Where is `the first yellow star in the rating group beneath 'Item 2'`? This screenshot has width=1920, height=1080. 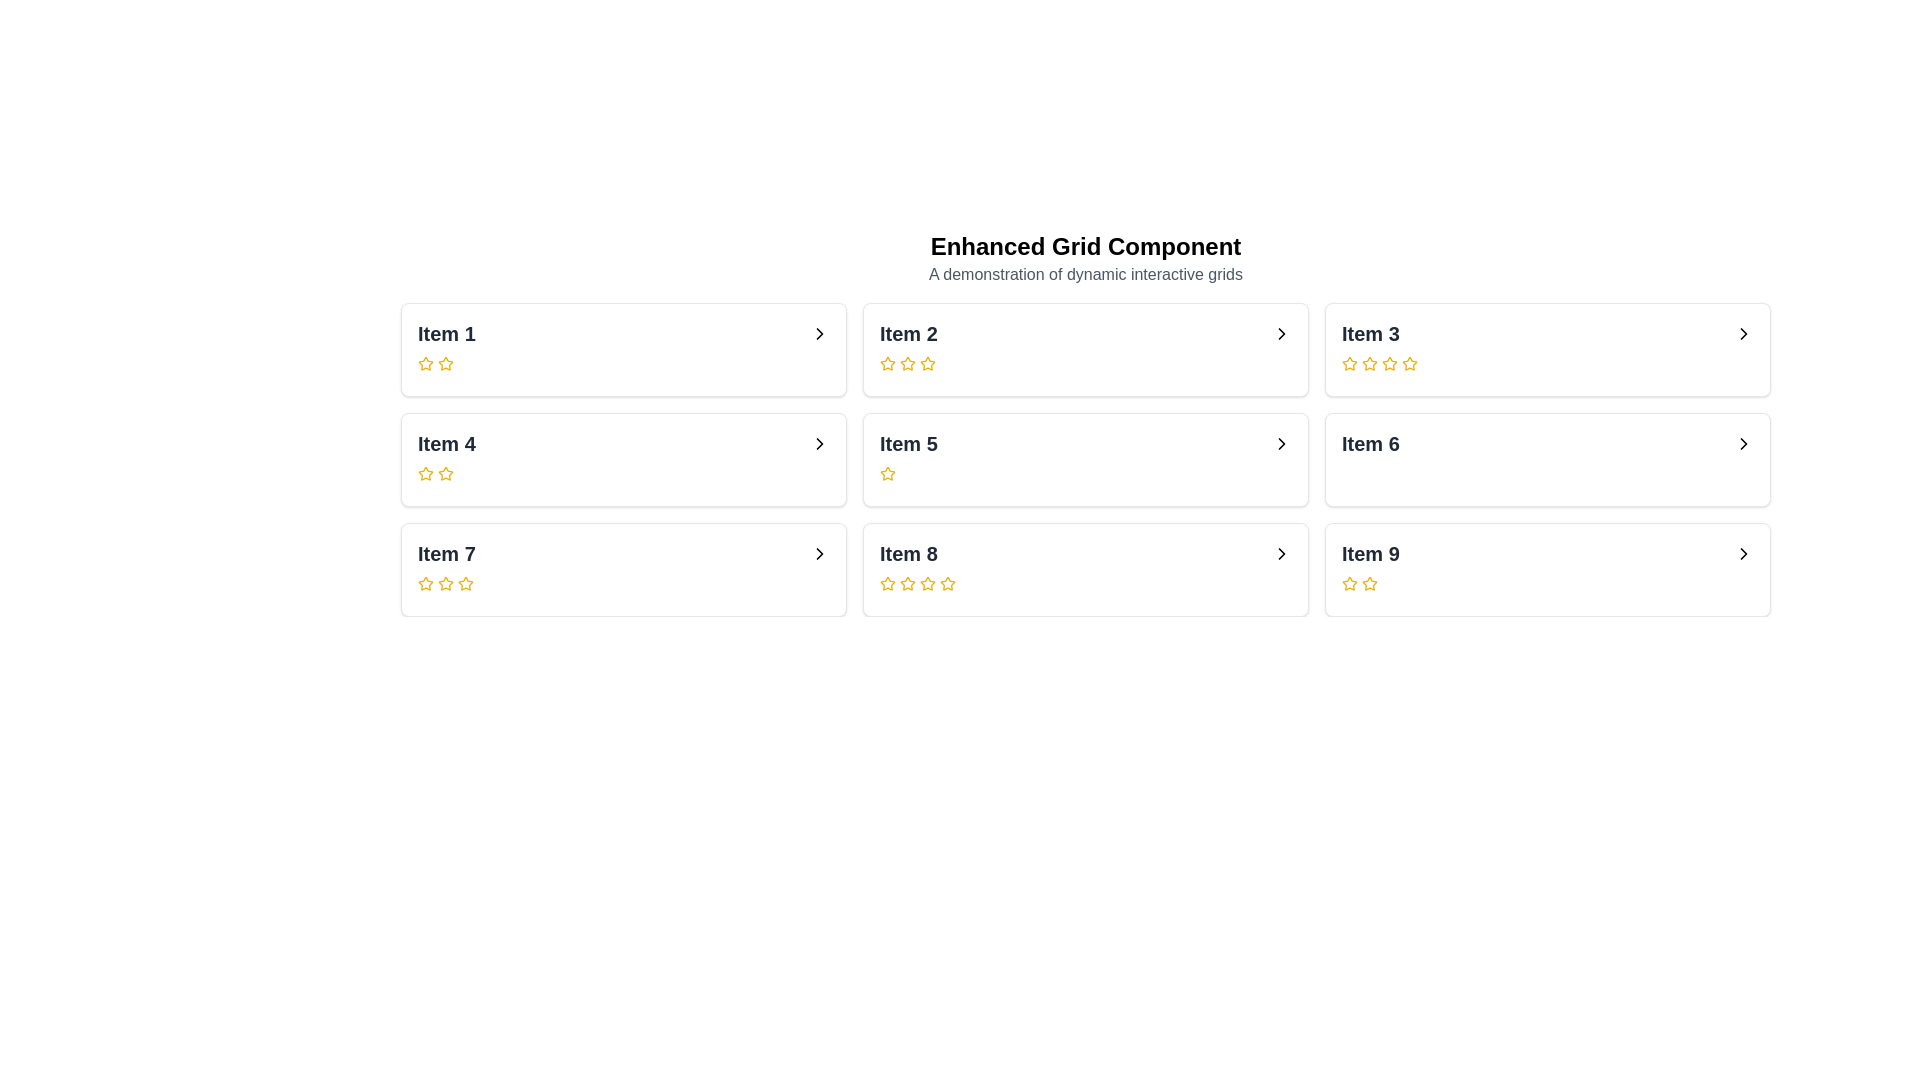 the first yellow star in the rating group beneath 'Item 2' is located at coordinates (887, 363).